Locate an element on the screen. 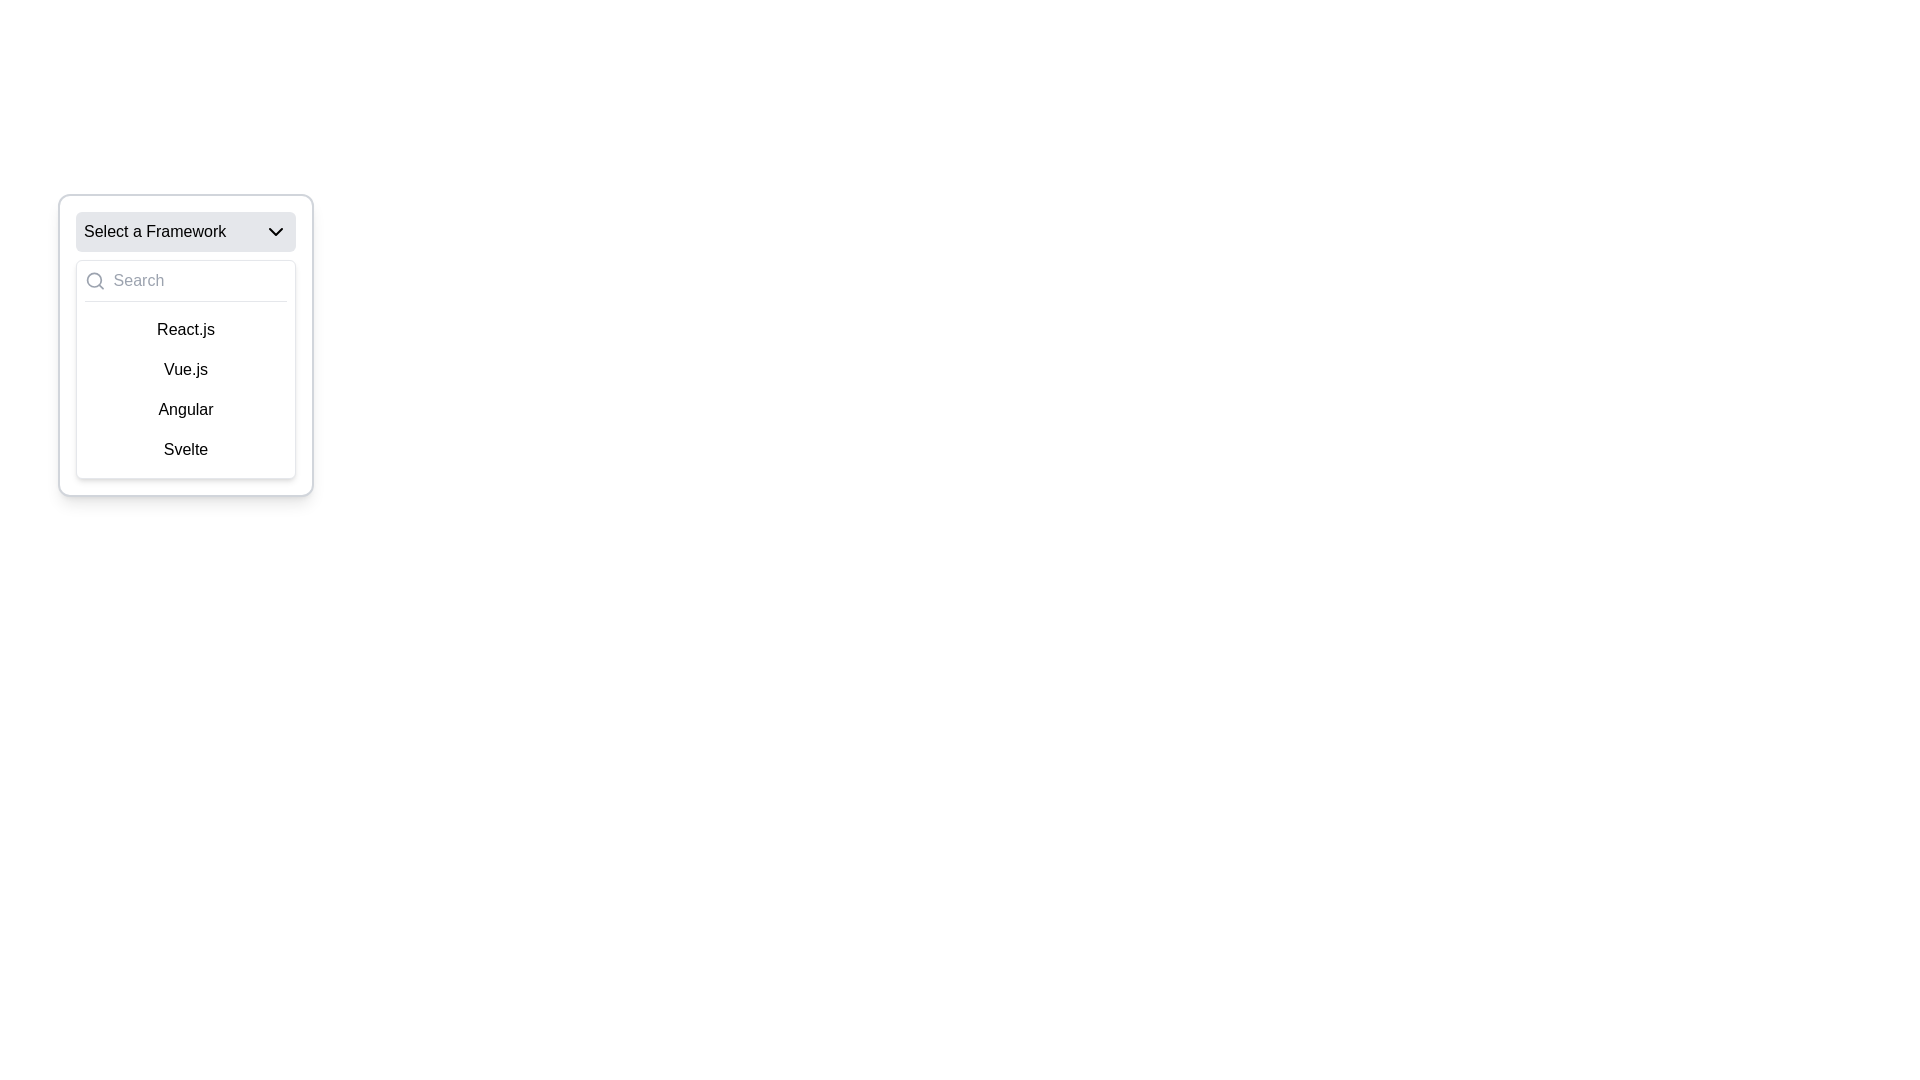 The image size is (1920, 1080). the search input field located below the 'Select a Framework' dropdown to focus and type in it is located at coordinates (186, 285).